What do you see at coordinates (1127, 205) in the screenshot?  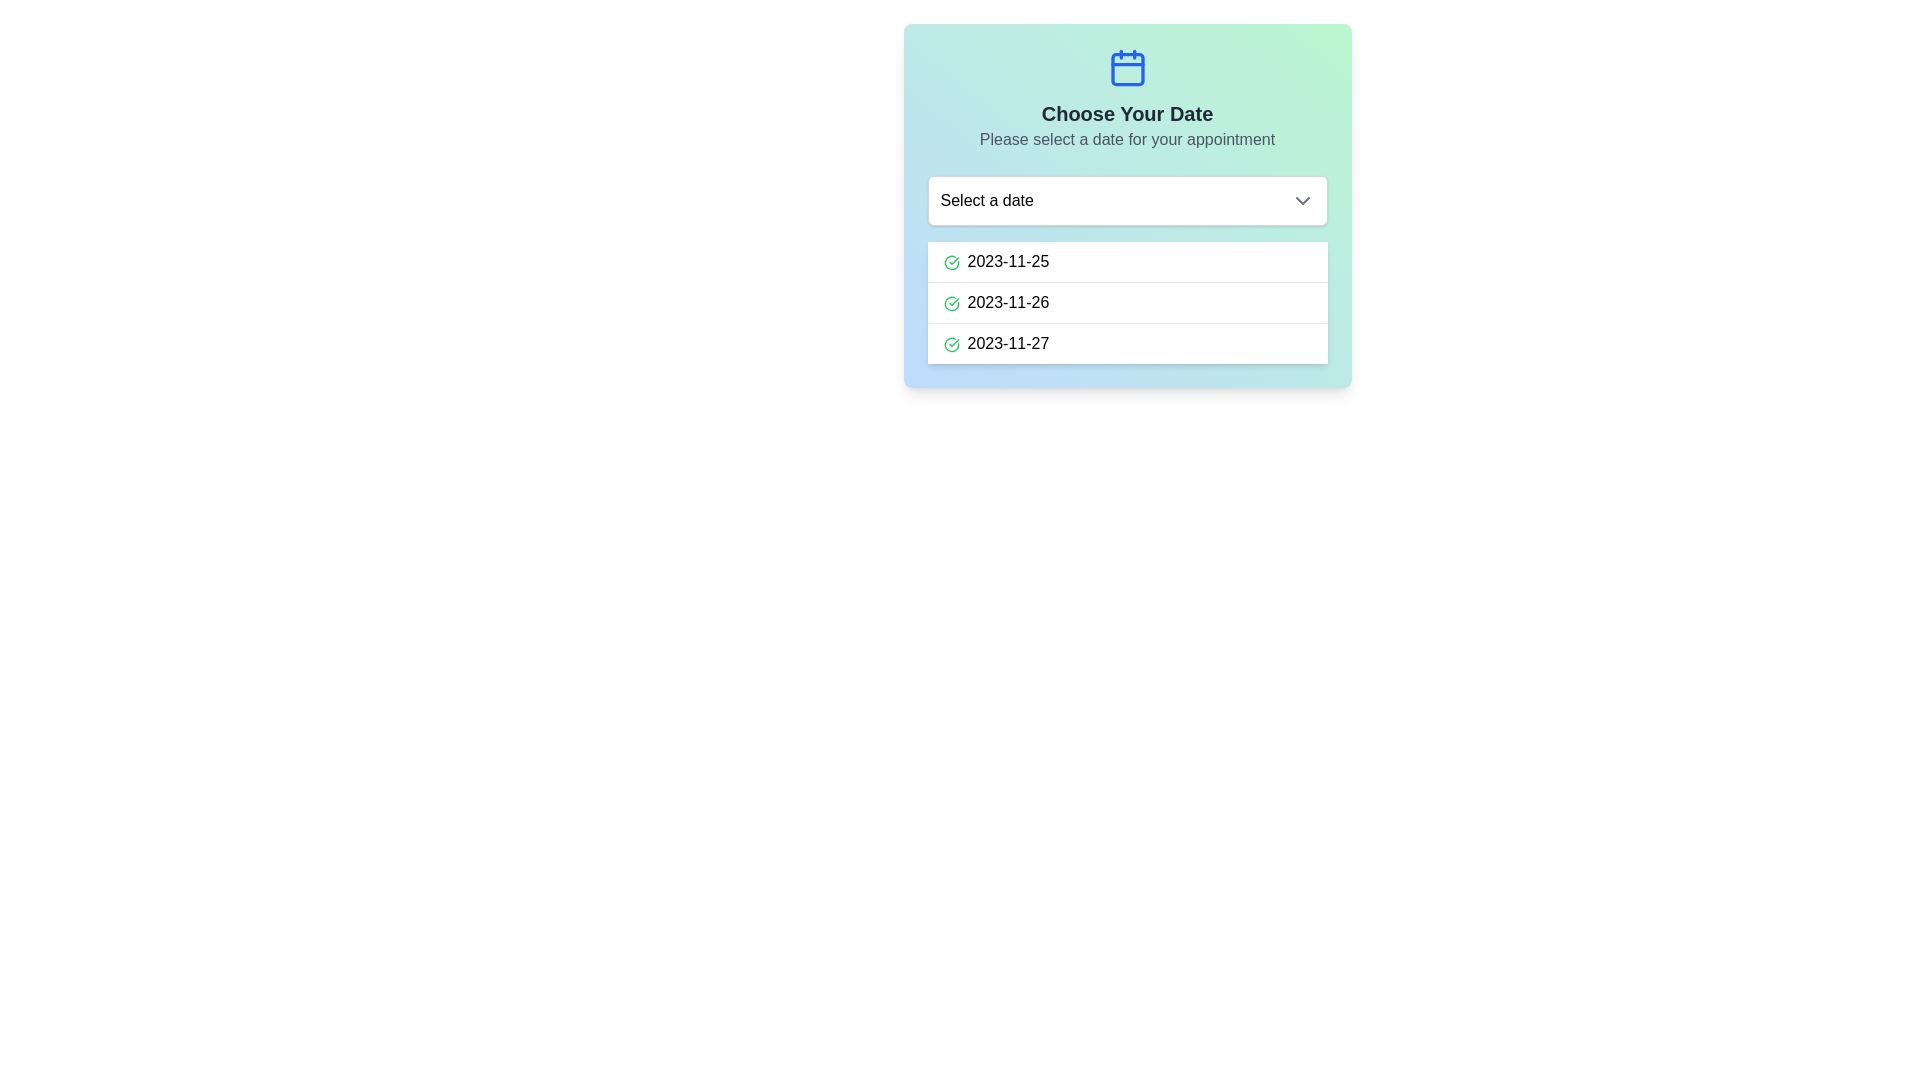 I see `the date selection interface, which is centrally located and serves as the main content focus for picking a date` at bounding box center [1127, 205].